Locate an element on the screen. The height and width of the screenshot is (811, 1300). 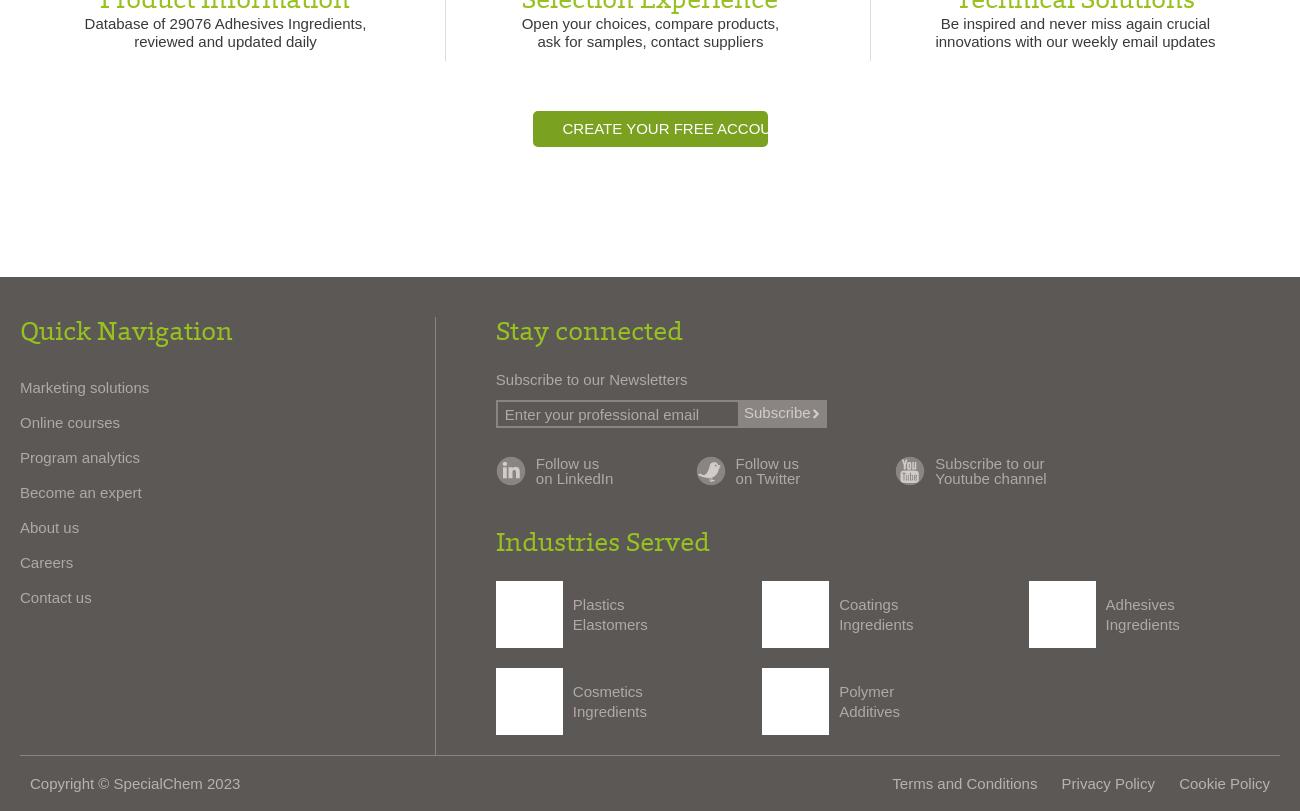
'Terms and Conditions' is located at coordinates (964, 781).